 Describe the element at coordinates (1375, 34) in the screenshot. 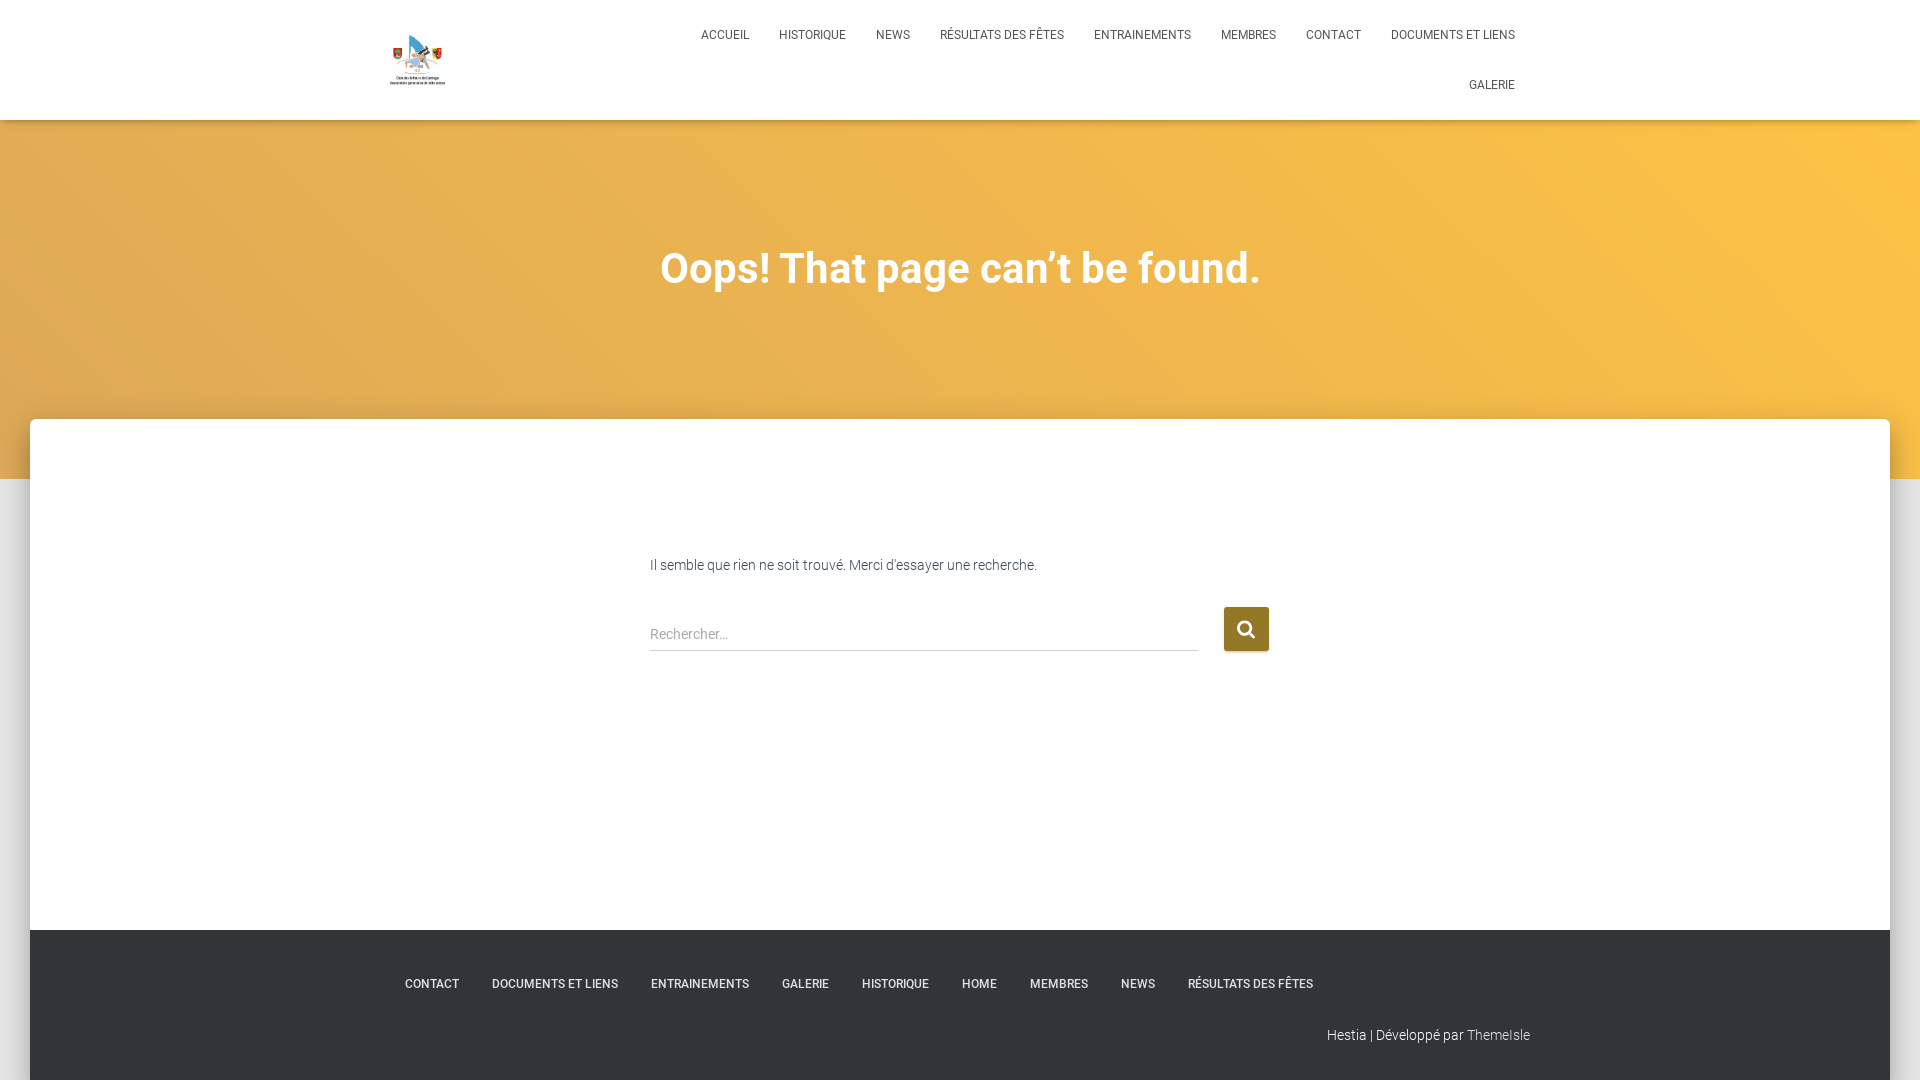

I see `'DOCUMENTS ET LIENS'` at that location.